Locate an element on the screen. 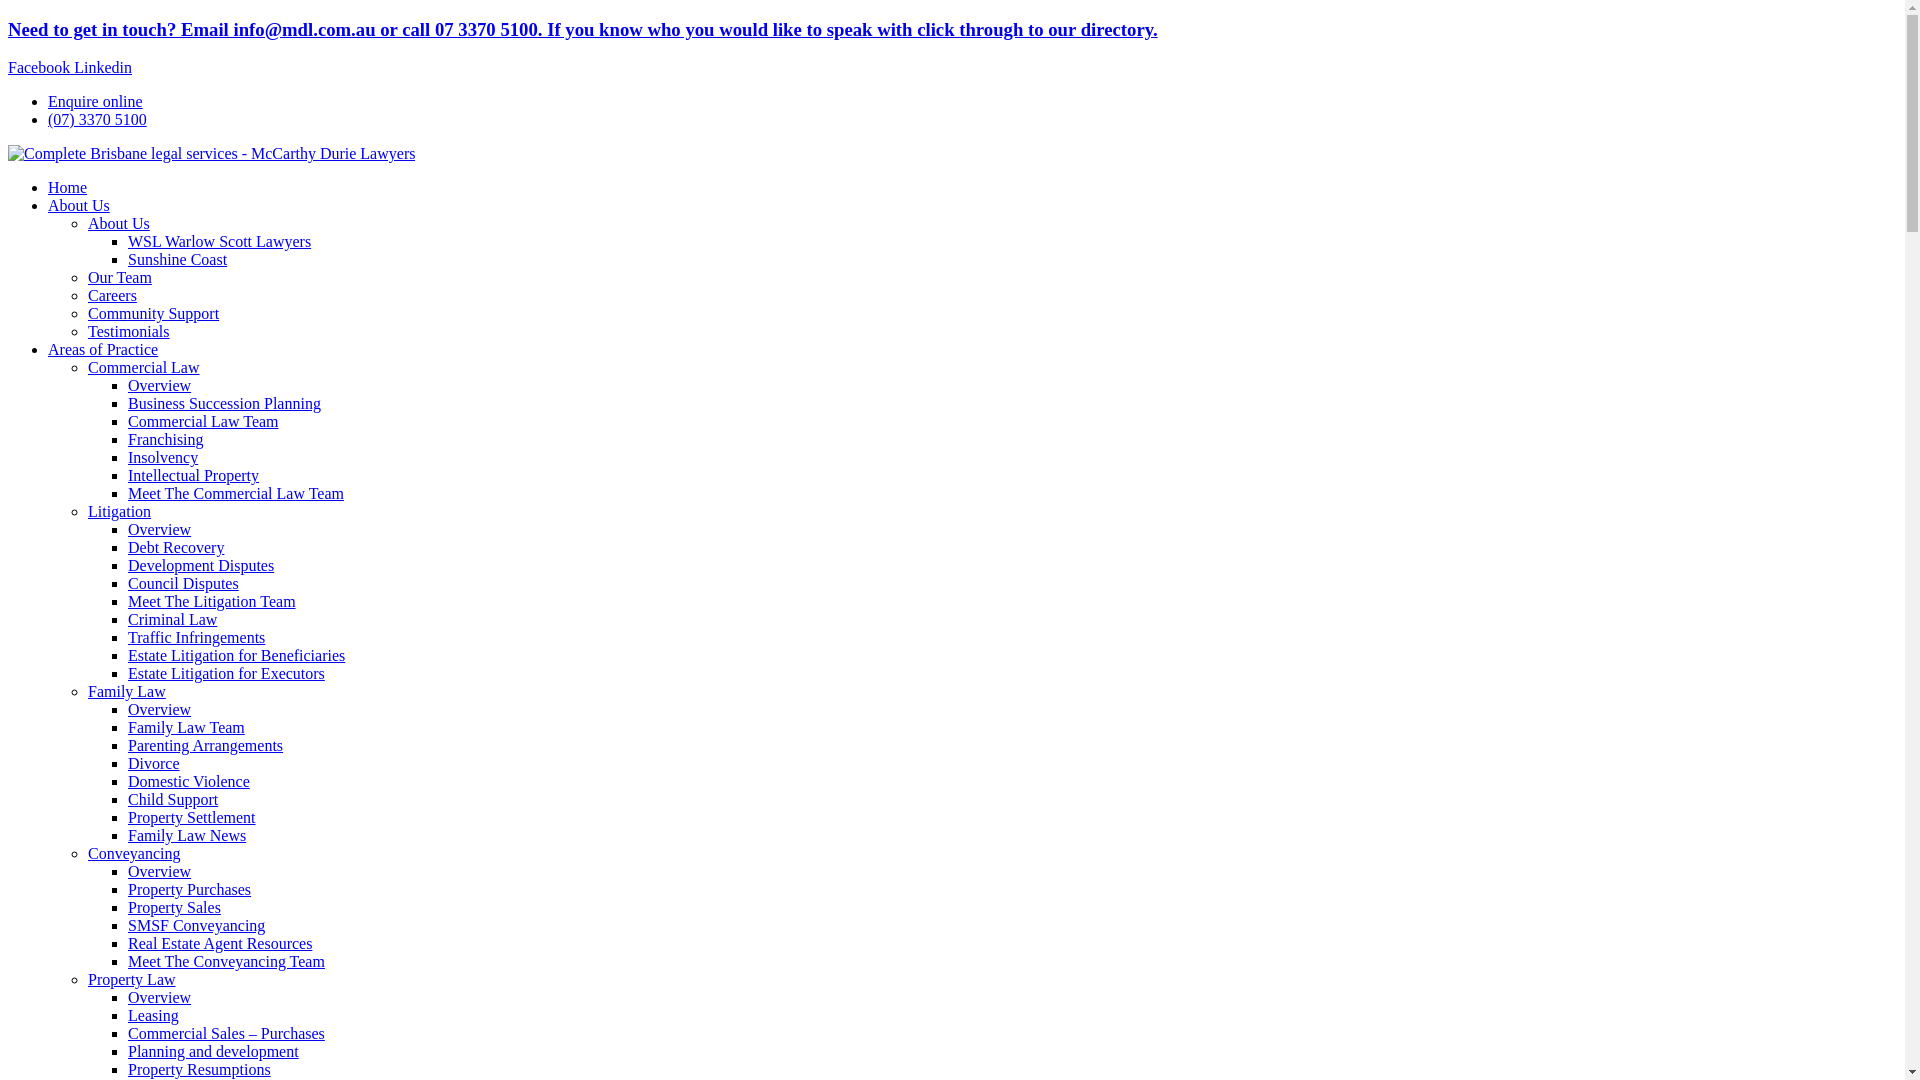 This screenshot has width=1920, height=1080. 'Litigation' is located at coordinates (118, 510).